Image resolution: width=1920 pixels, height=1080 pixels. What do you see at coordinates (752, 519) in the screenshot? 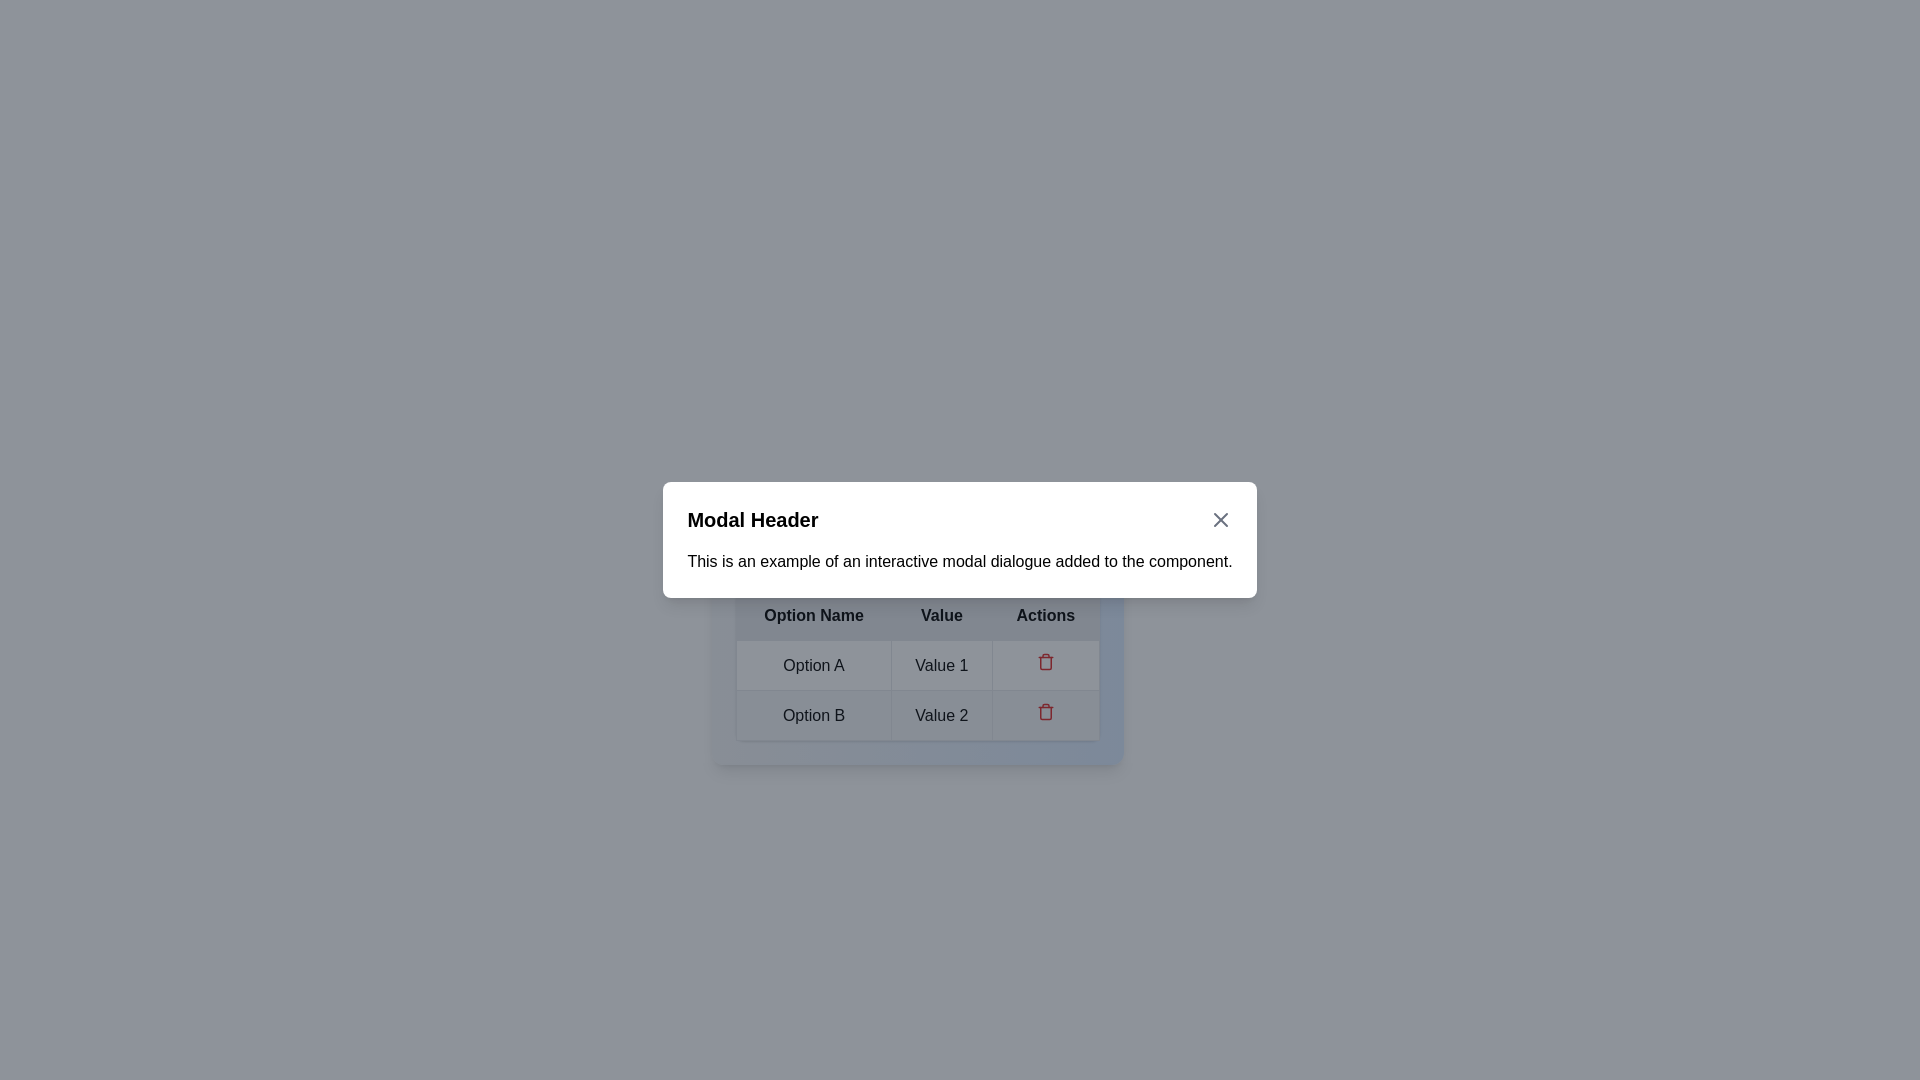
I see `title text label of the modal dialog box, which is centrally aligned and serves as a brief description of the modal's content` at bounding box center [752, 519].